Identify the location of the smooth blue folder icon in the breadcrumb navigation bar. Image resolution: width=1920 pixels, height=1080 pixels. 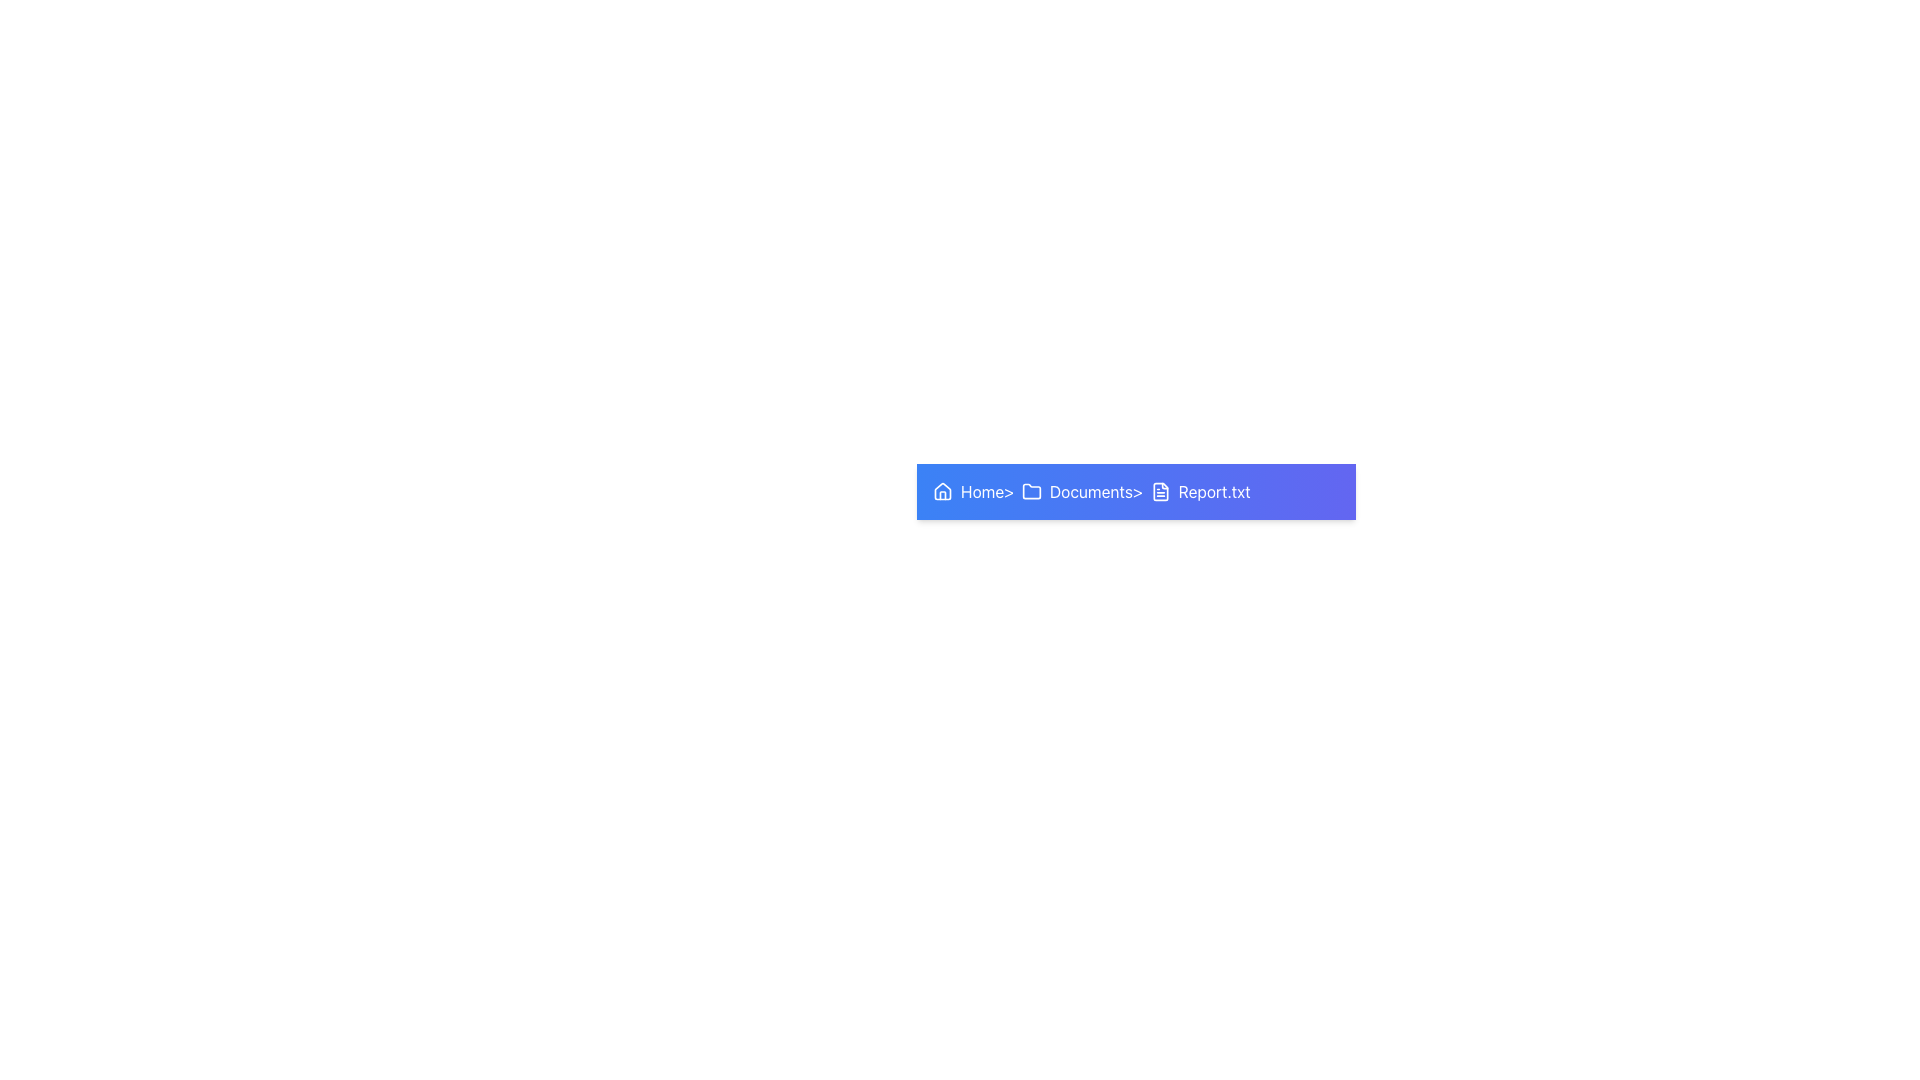
(1032, 491).